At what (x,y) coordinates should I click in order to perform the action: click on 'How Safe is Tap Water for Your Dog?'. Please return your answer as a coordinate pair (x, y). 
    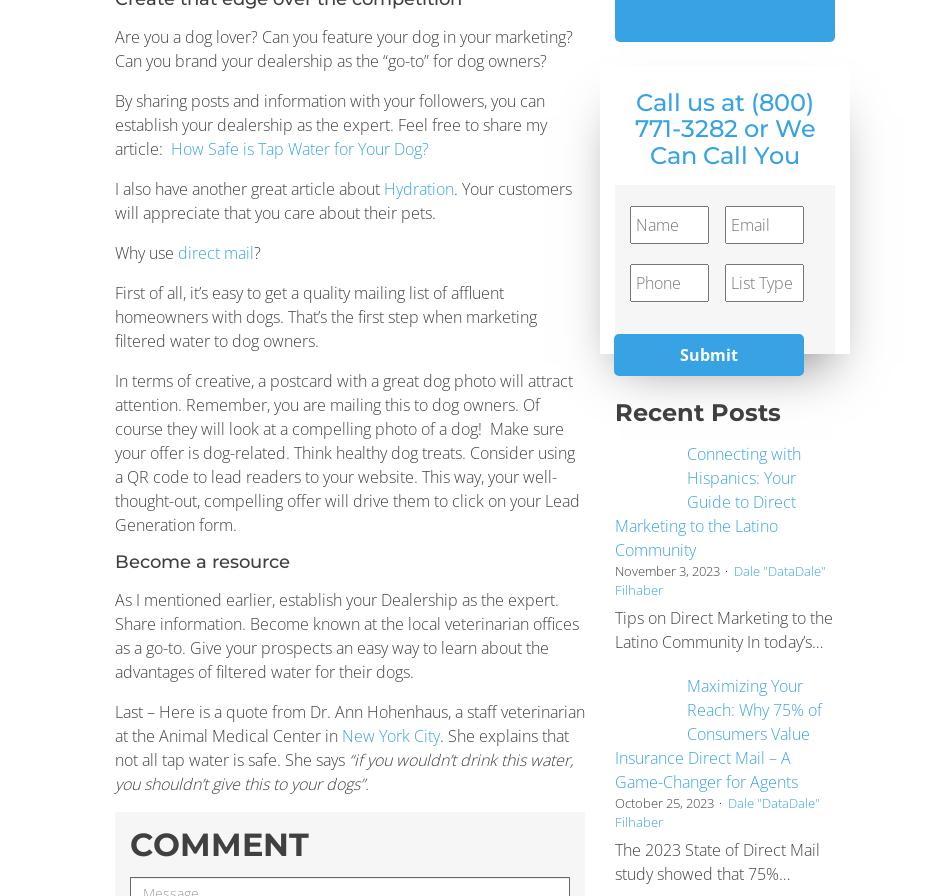
    Looking at the image, I should click on (299, 148).